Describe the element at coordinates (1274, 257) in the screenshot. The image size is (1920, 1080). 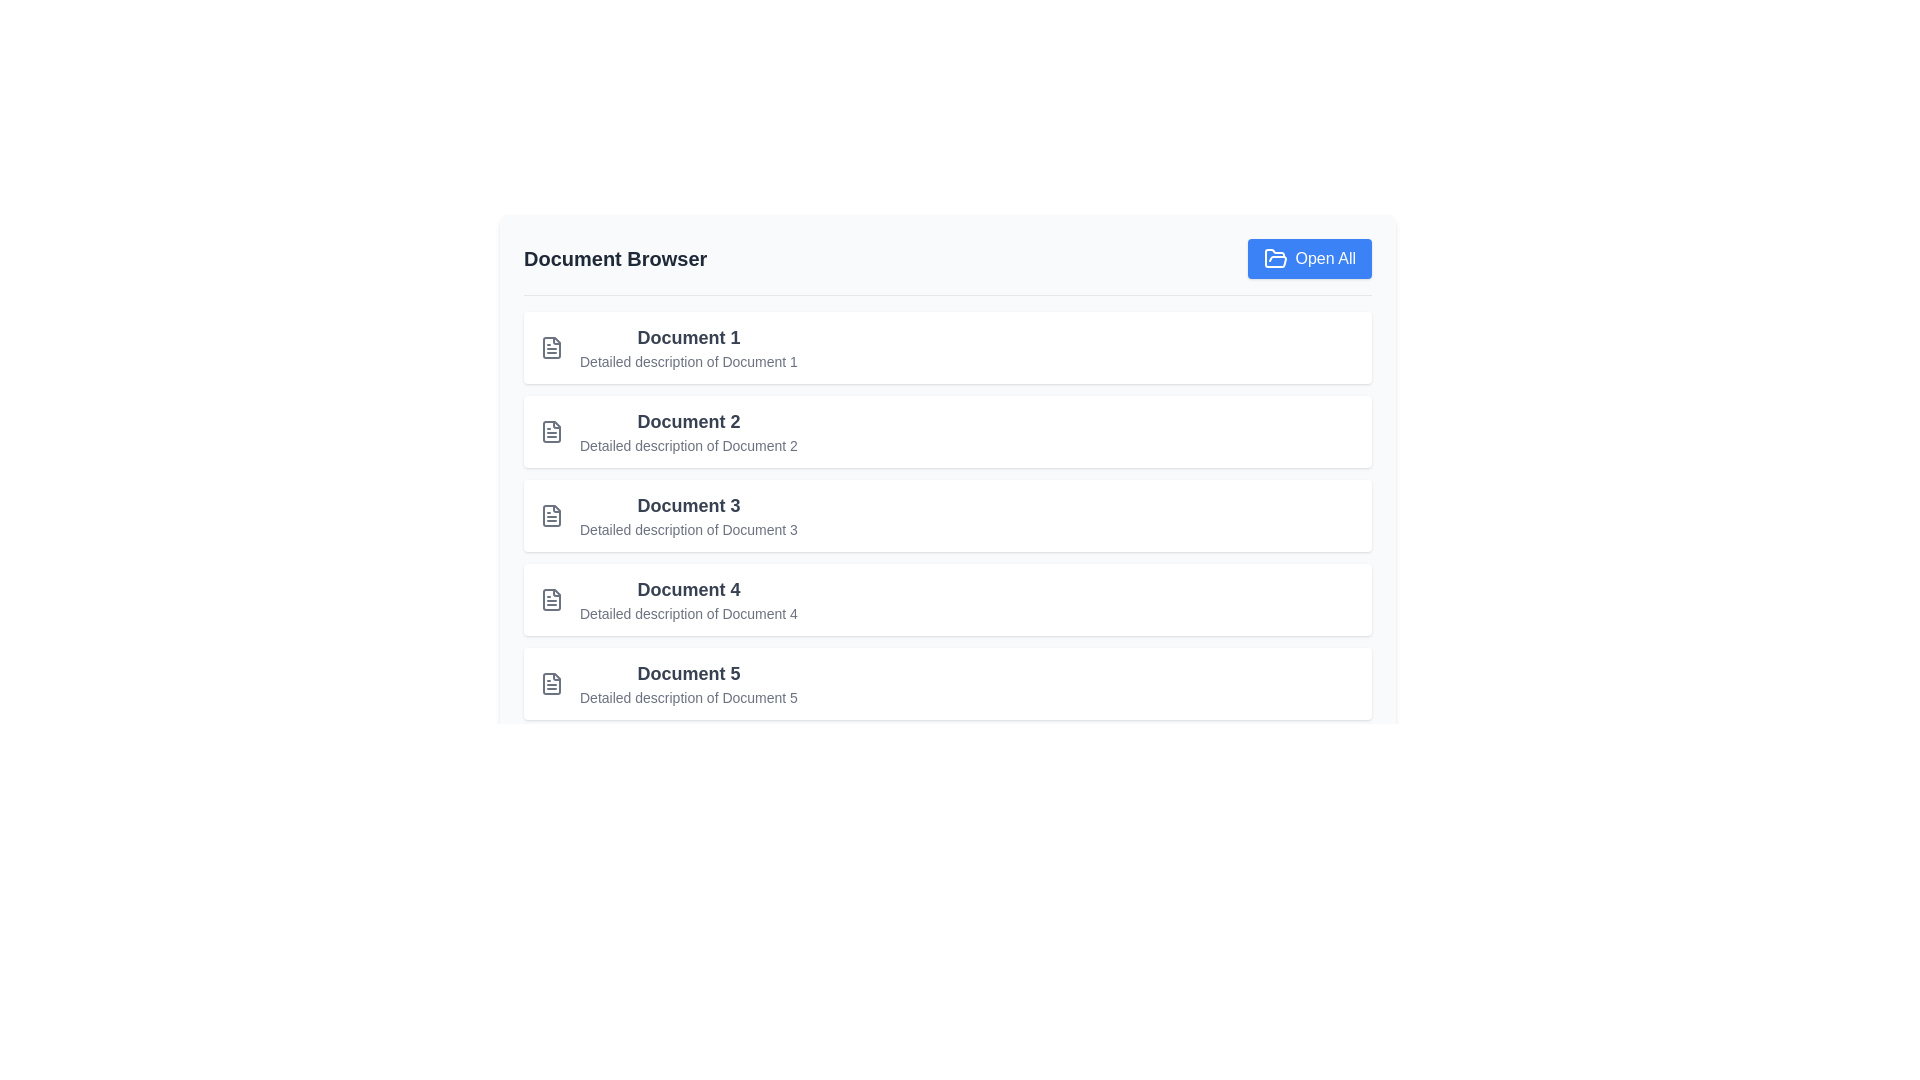
I see `the open folder icon with a blue outline located at the top-right corner of the interface, adjacent to the 'Open All' button` at that location.